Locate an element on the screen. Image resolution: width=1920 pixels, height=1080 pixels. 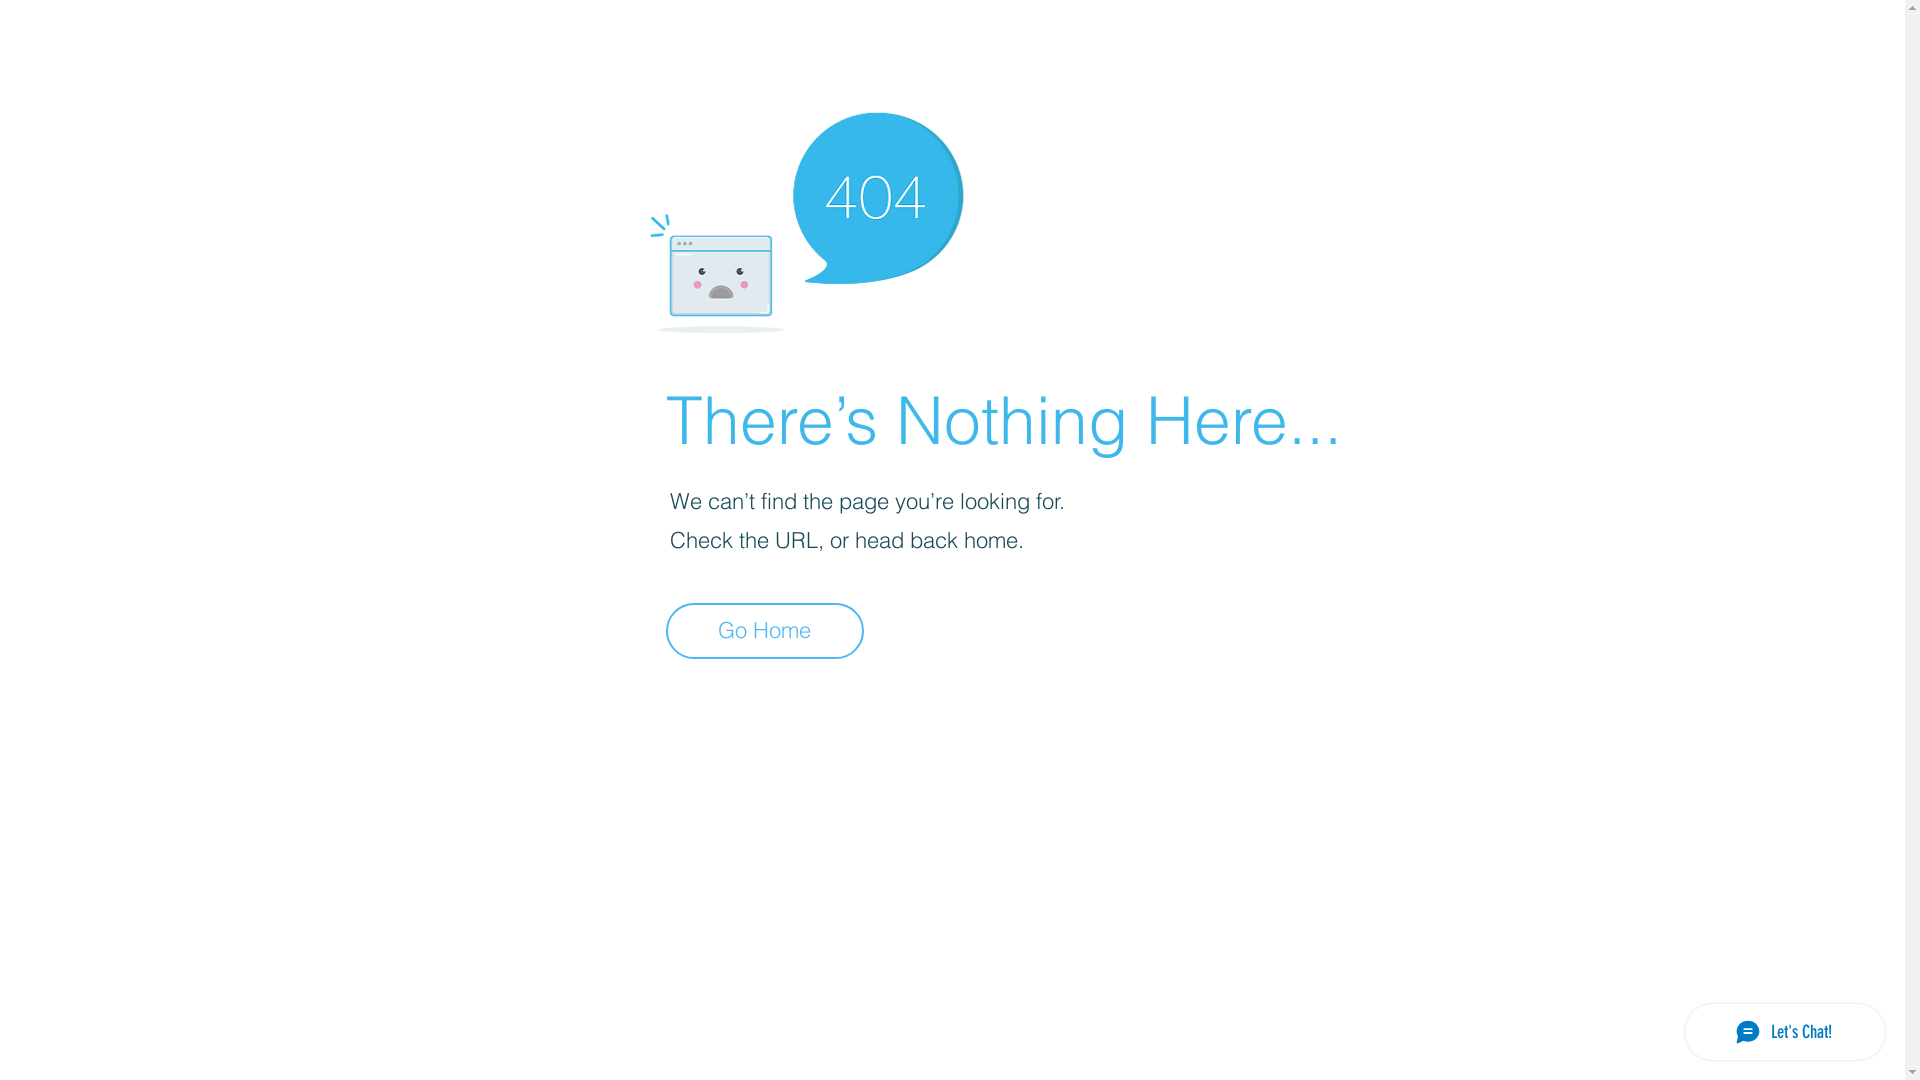
'Go Home' is located at coordinates (666, 631).